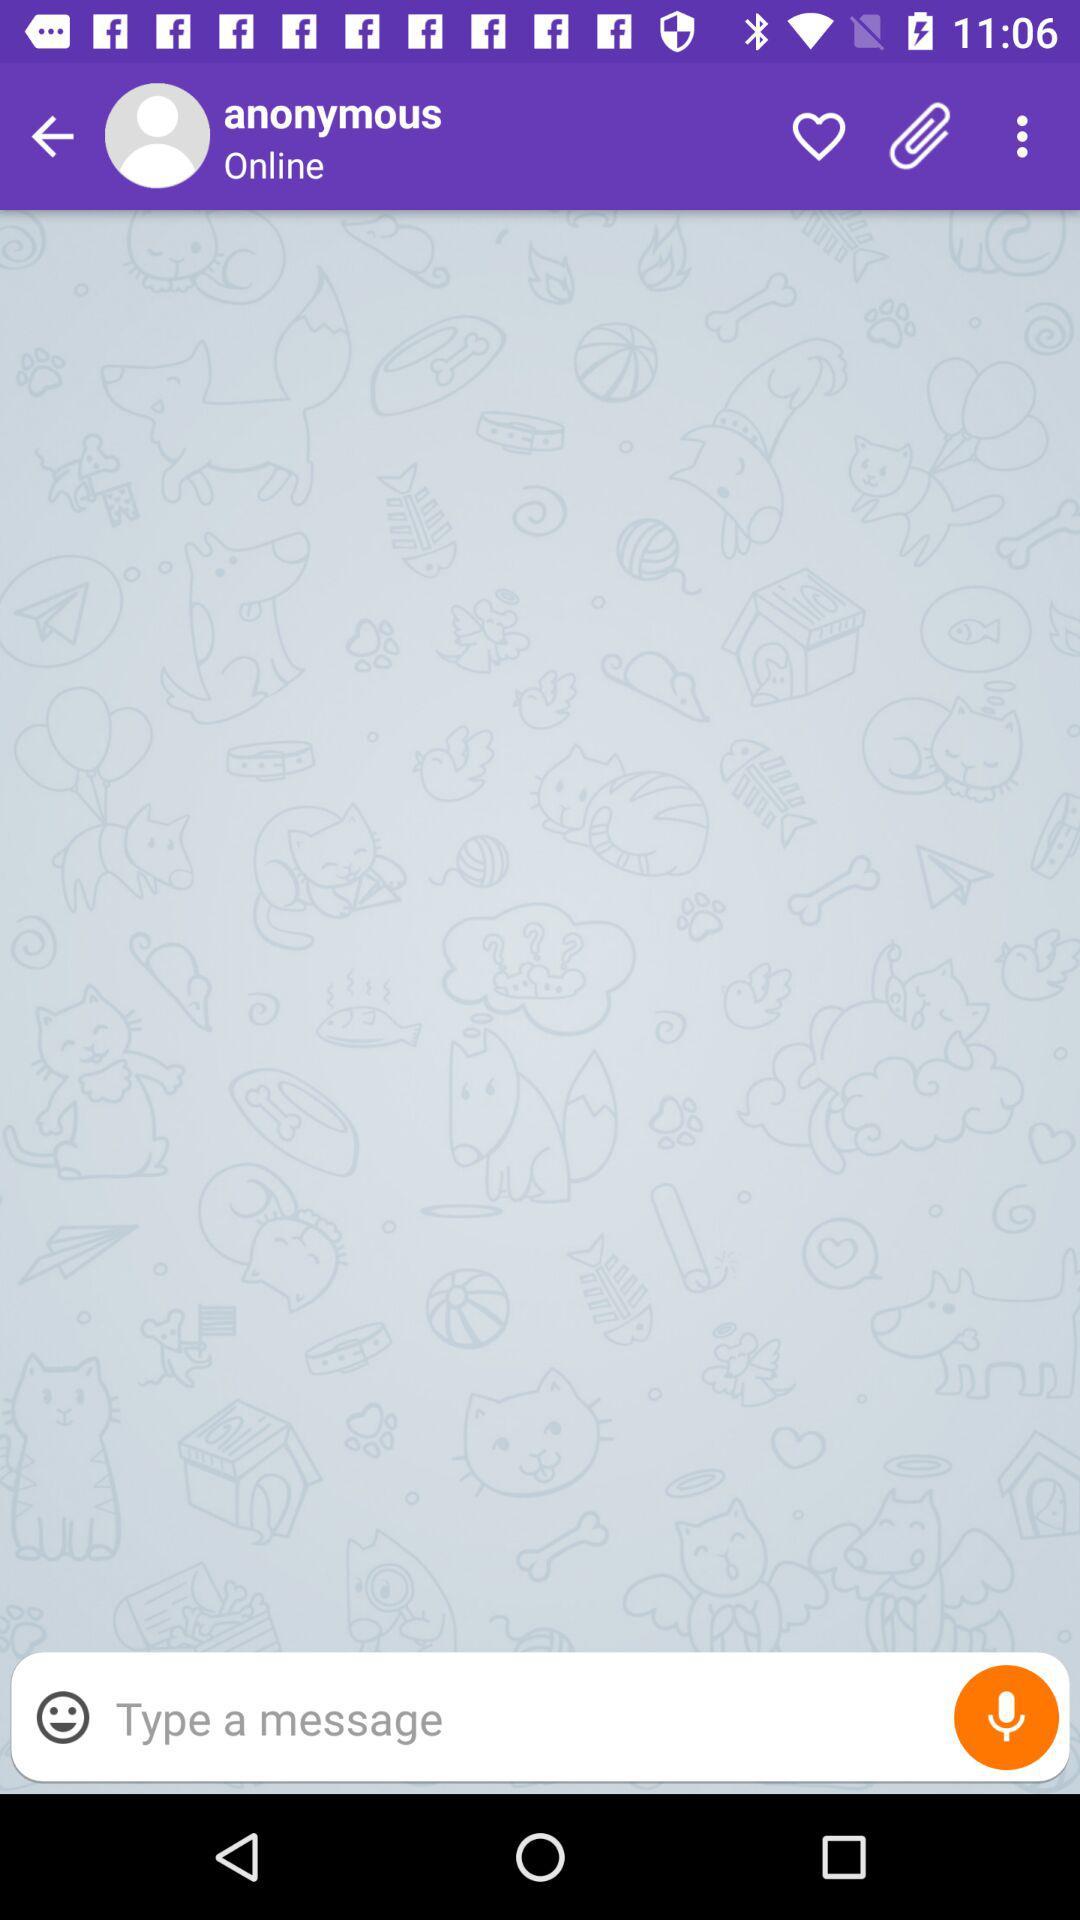 This screenshot has width=1080, height=1920. Describe the element at coordinates (1006, 1716) in the screenshot. I see `open microphone` at that location.